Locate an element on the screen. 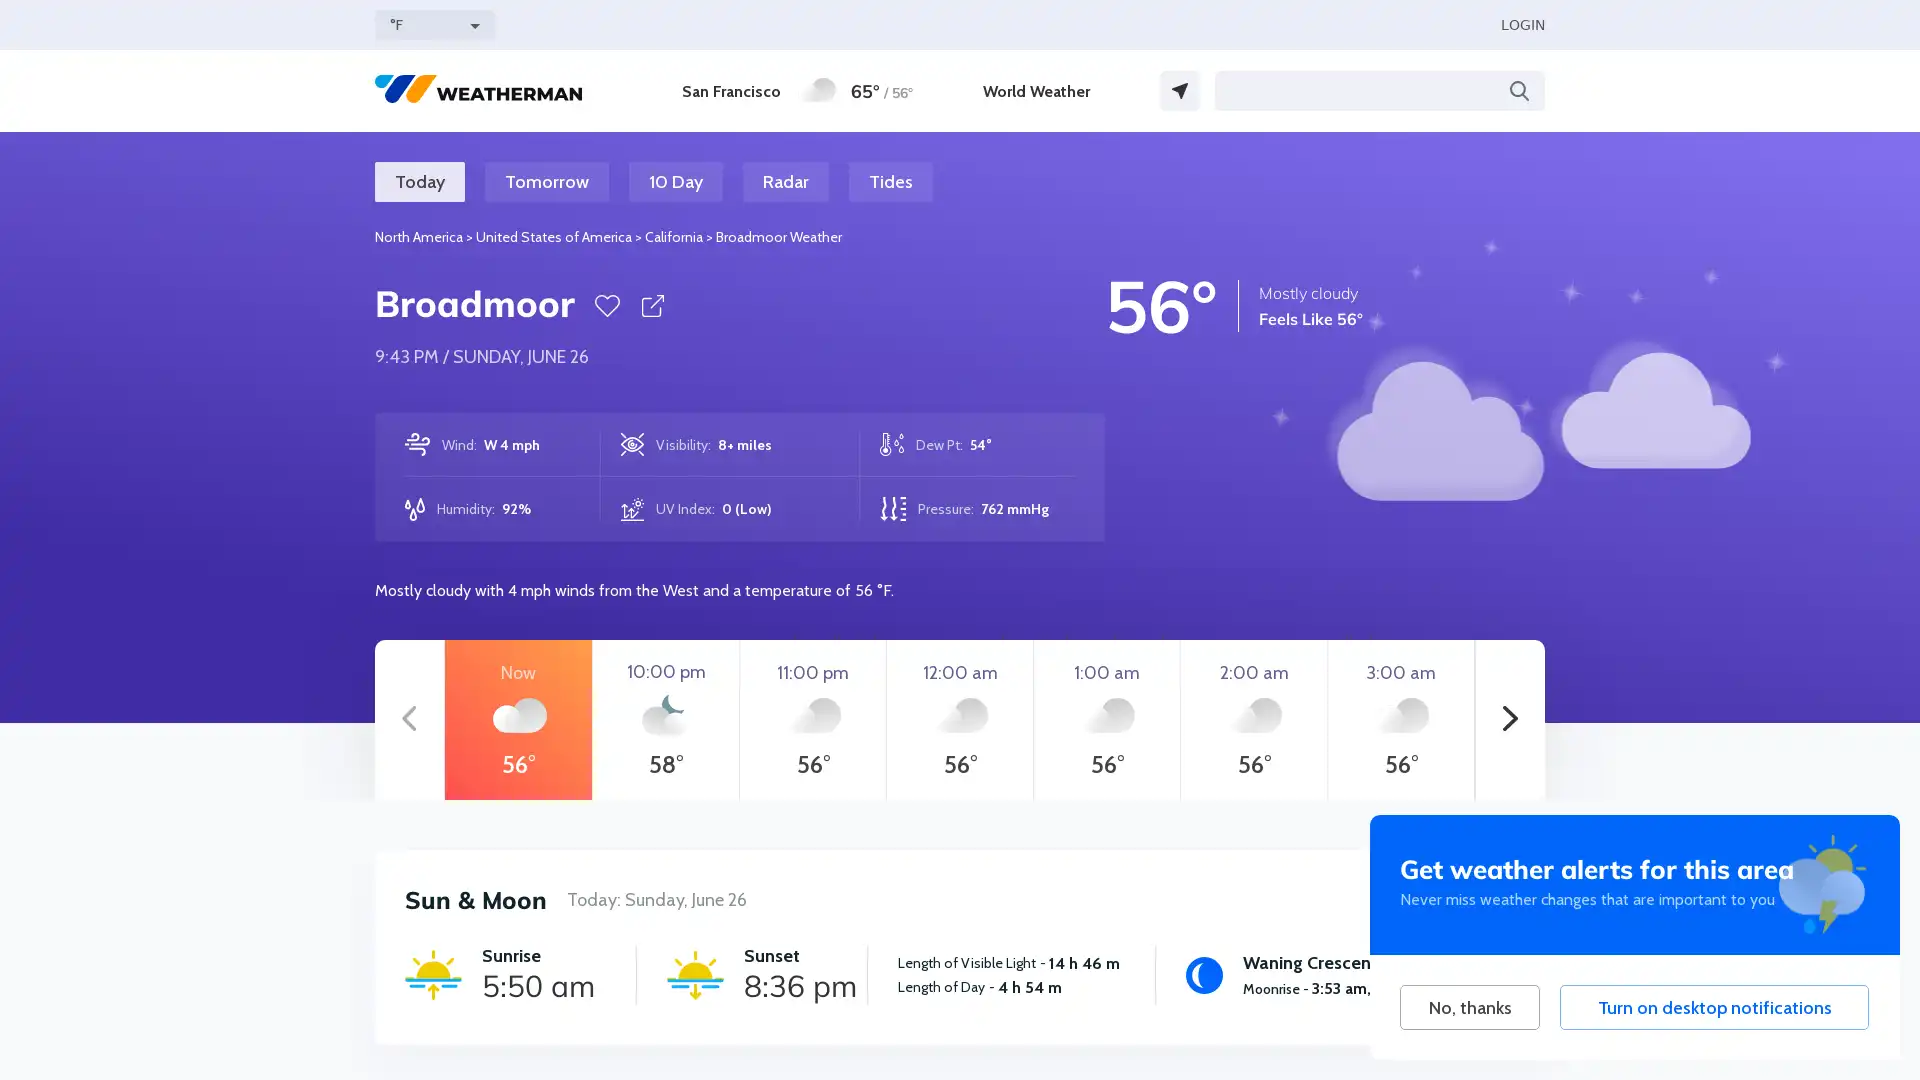 The width and height of the screenshot is (1920, 1080). Share is located at coordinates (652, 305).